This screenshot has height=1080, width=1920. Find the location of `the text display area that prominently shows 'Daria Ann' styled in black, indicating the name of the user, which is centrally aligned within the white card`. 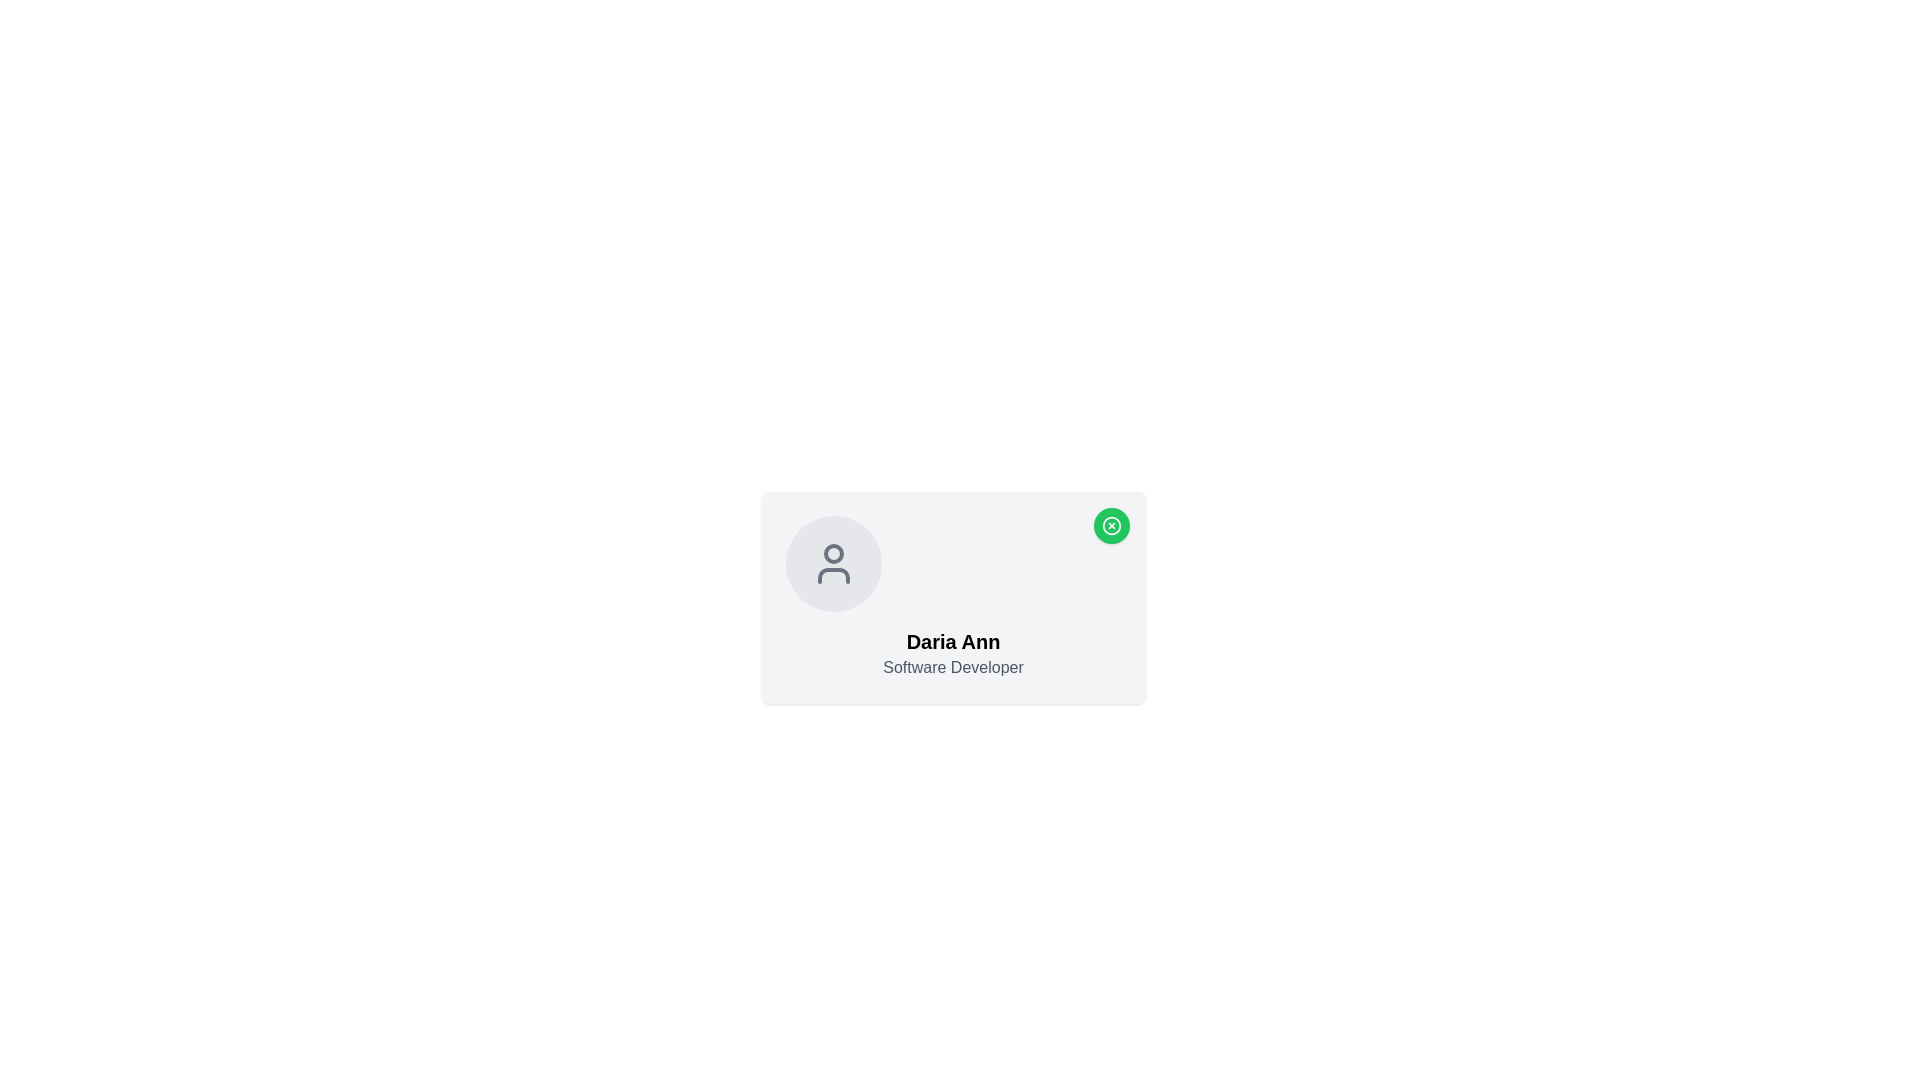

the text display area that prominently shows 'Daria Ann' styled in black, indicating the name of the user, which is centrally aligned within the white card is located at coordinates (952, 654).